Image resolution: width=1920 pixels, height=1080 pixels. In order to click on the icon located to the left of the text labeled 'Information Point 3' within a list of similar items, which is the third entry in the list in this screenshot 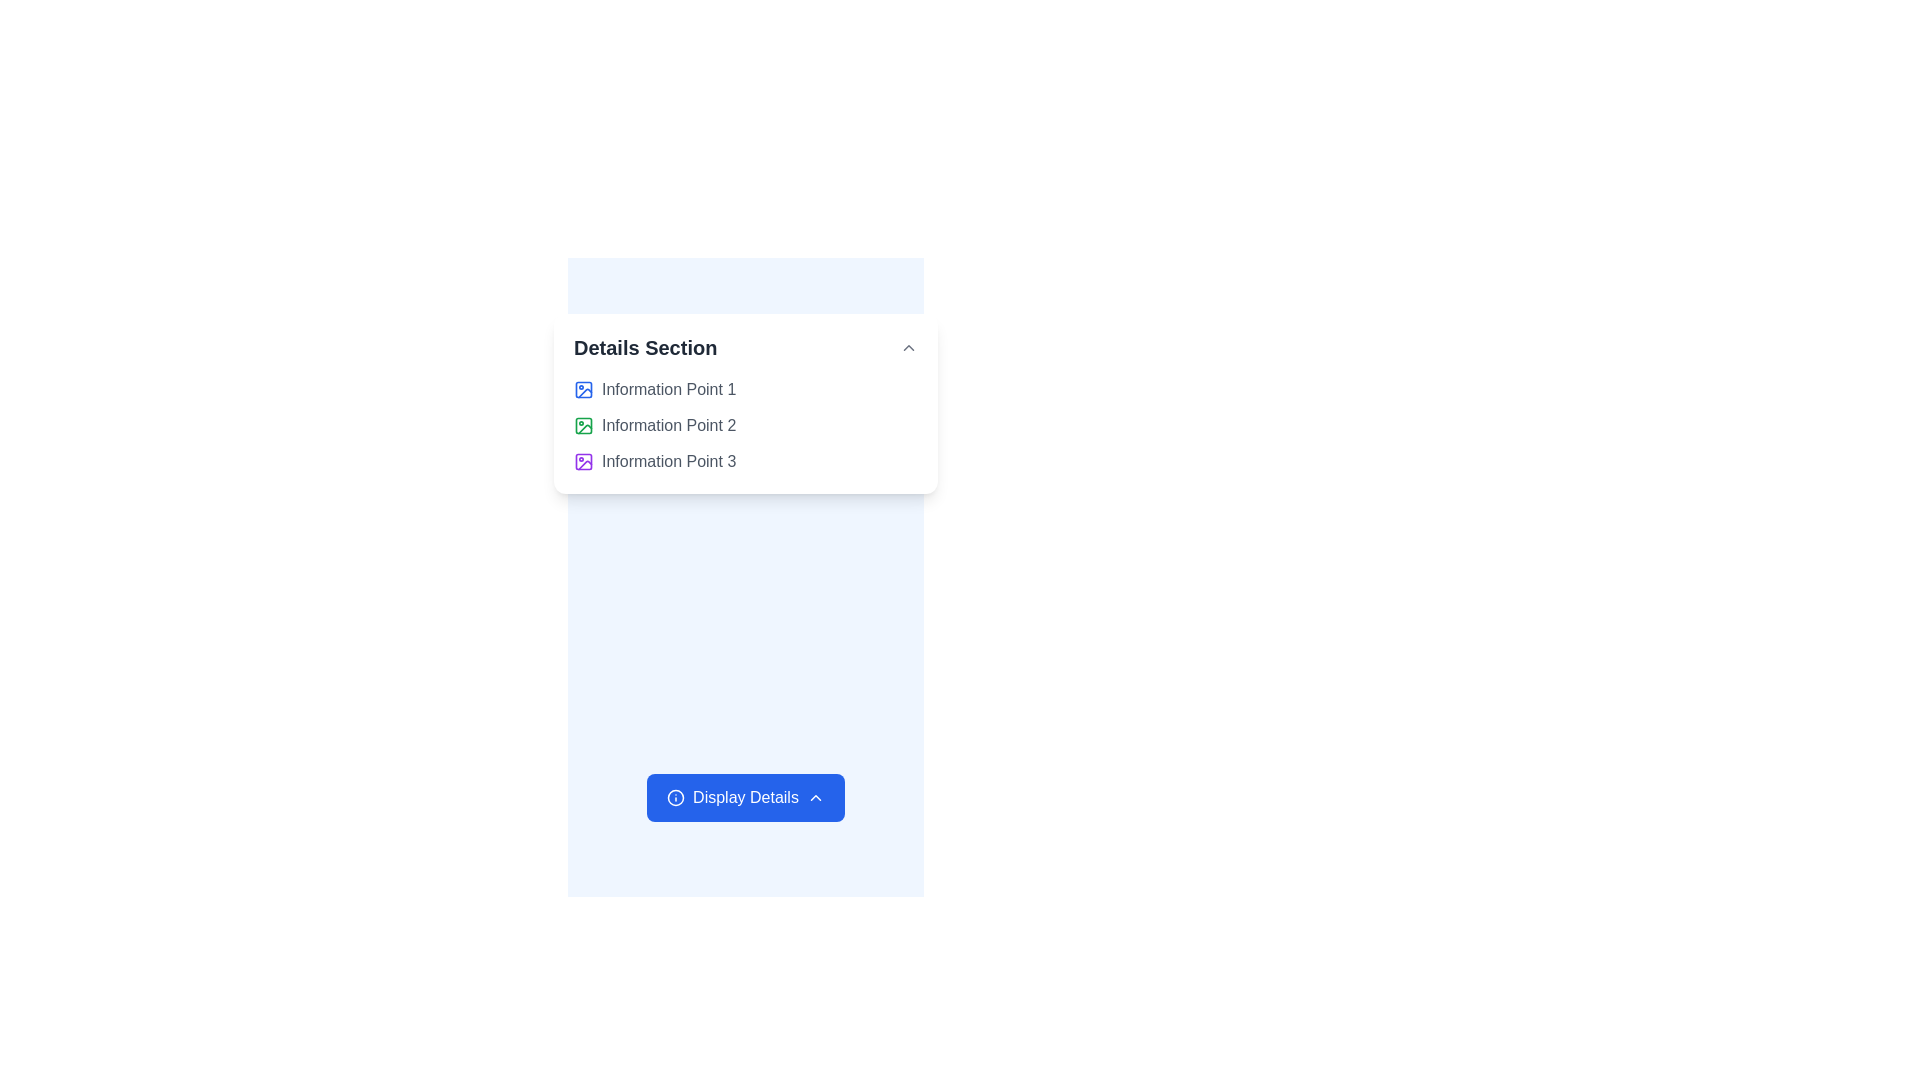, I will do `click(583, 462)`.